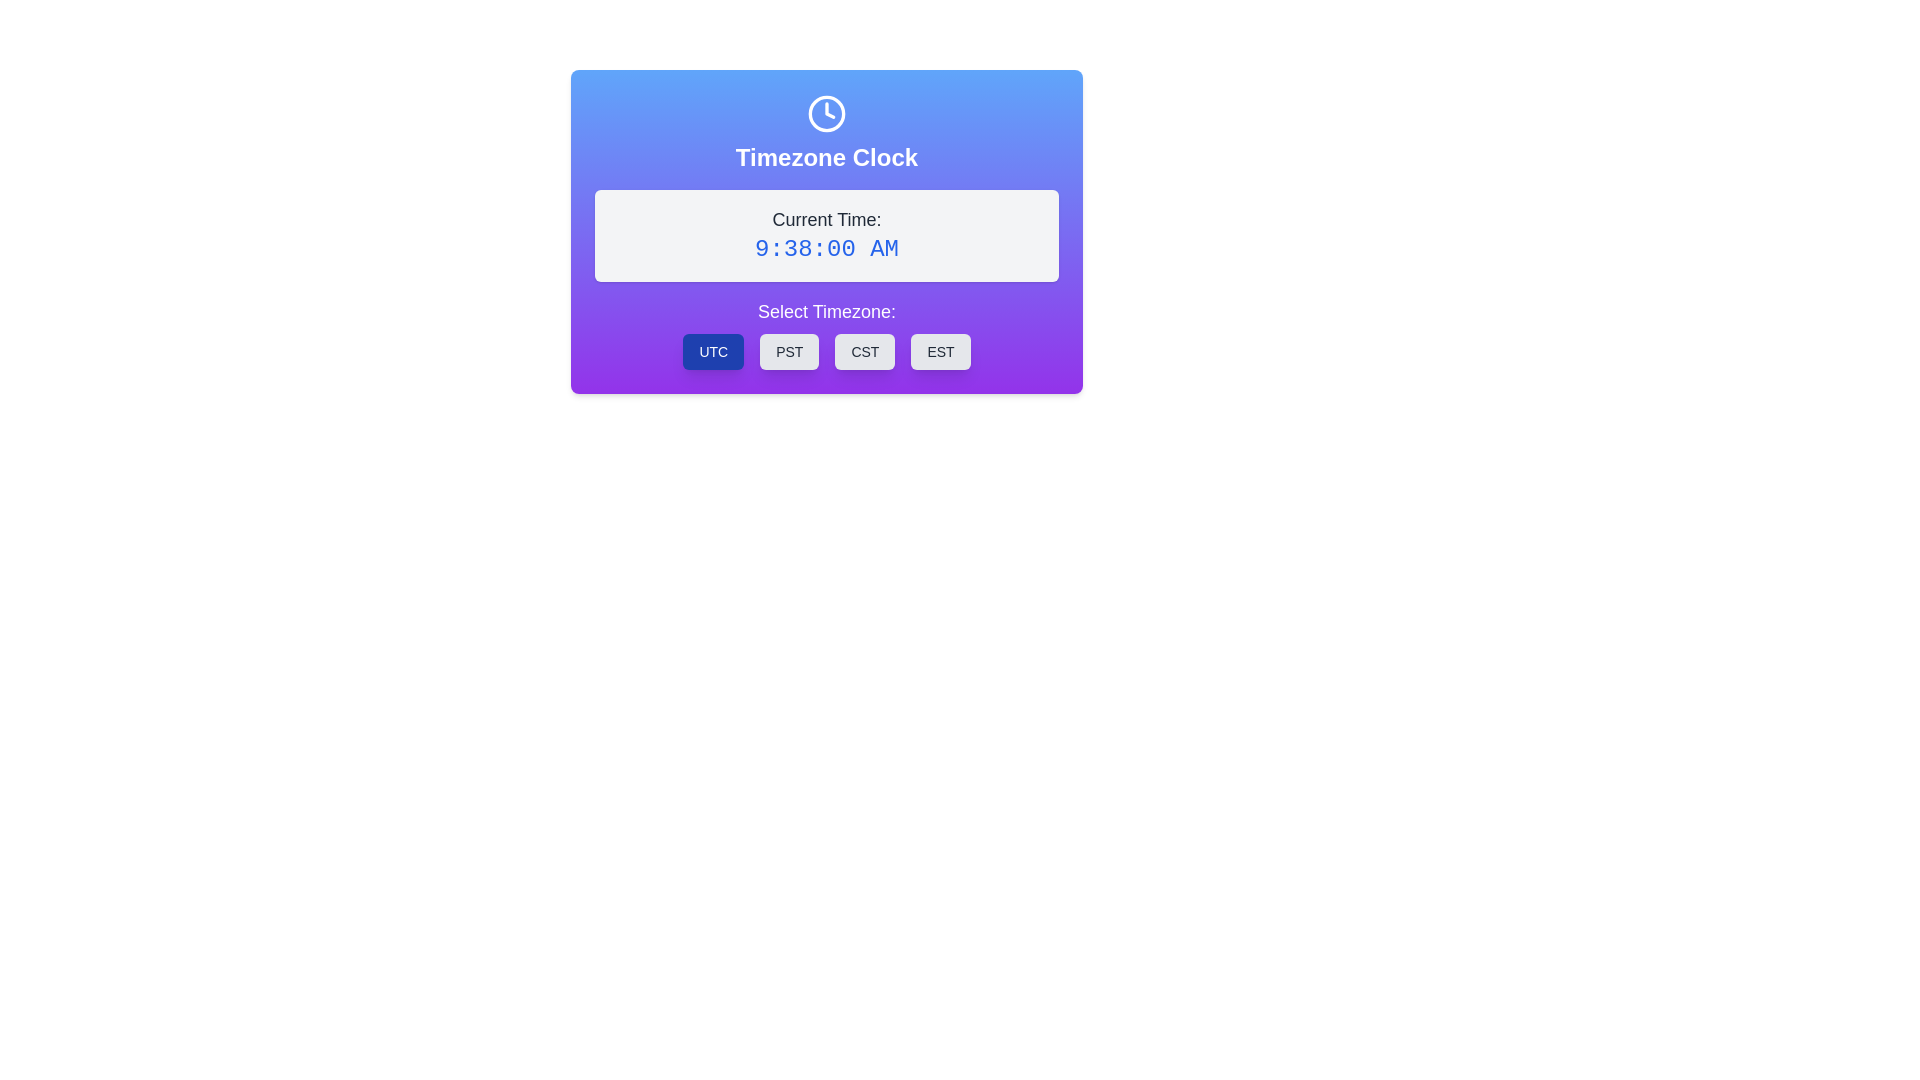 The height and width of the screenshot is (1080, 1920). Describe the element at coordinates (788, 350) in the screenshot. I see `the button labeled 'PST'` at that location.